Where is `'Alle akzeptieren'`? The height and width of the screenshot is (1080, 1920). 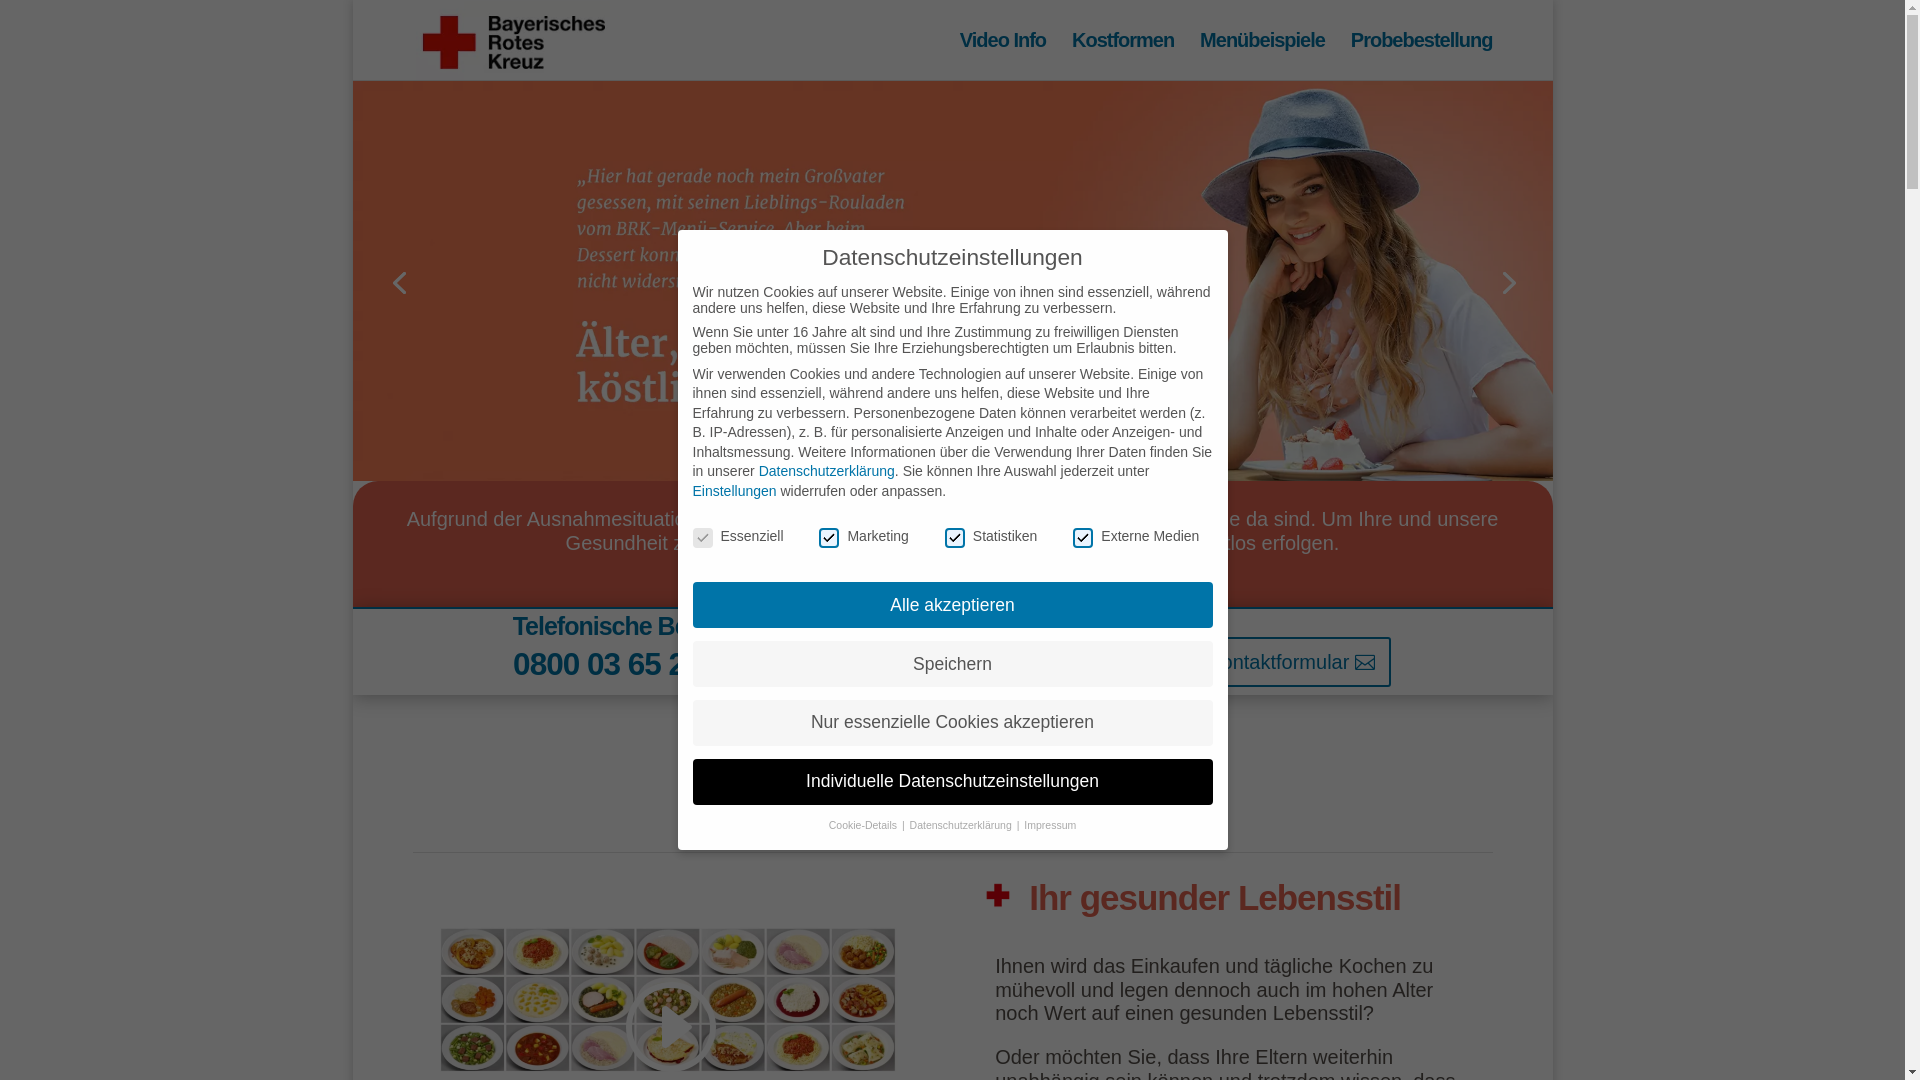 'Alle akzeptieren' is located at coordinates (950, 604).